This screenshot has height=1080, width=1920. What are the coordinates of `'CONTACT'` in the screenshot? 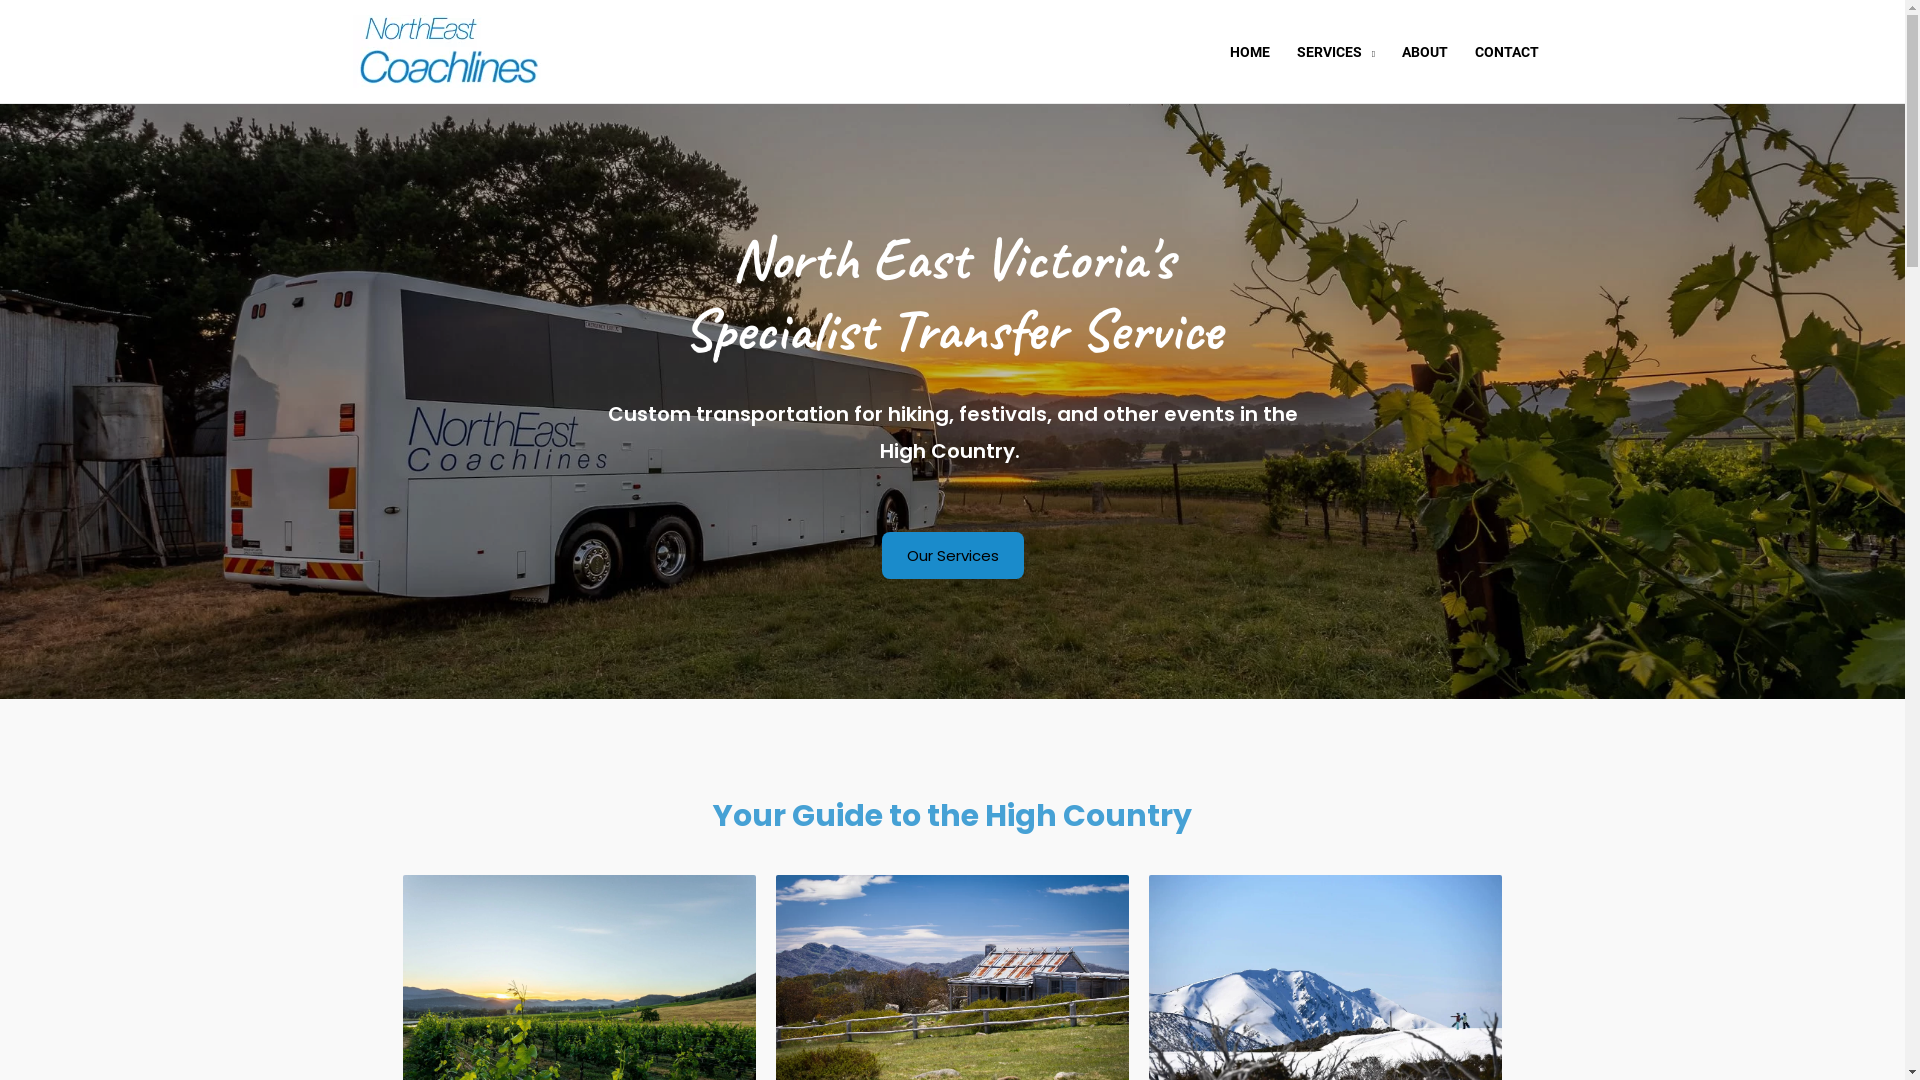 It's located at (1507, 49).